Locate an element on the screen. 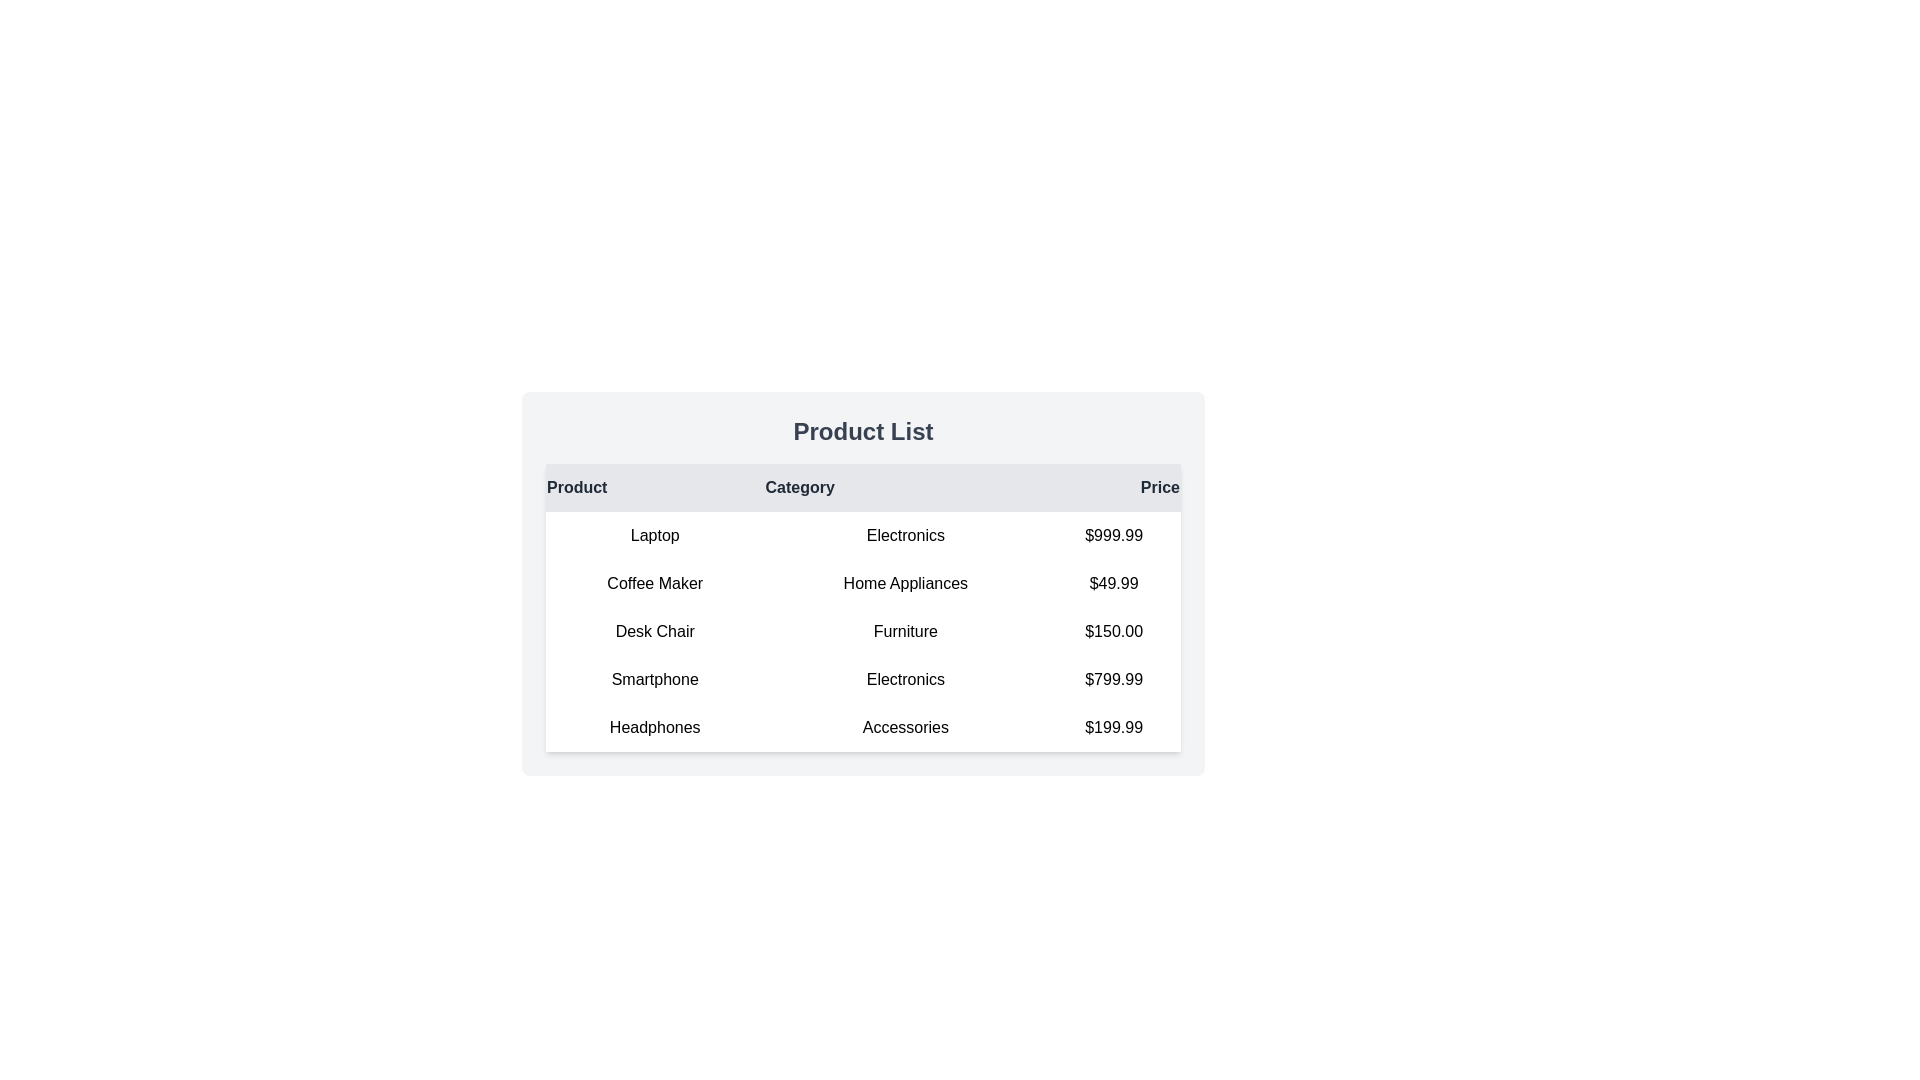  the price display element for the product 'Smartphone' located in the third column of its respective row in the product list is located at coordinates (1113, 678).